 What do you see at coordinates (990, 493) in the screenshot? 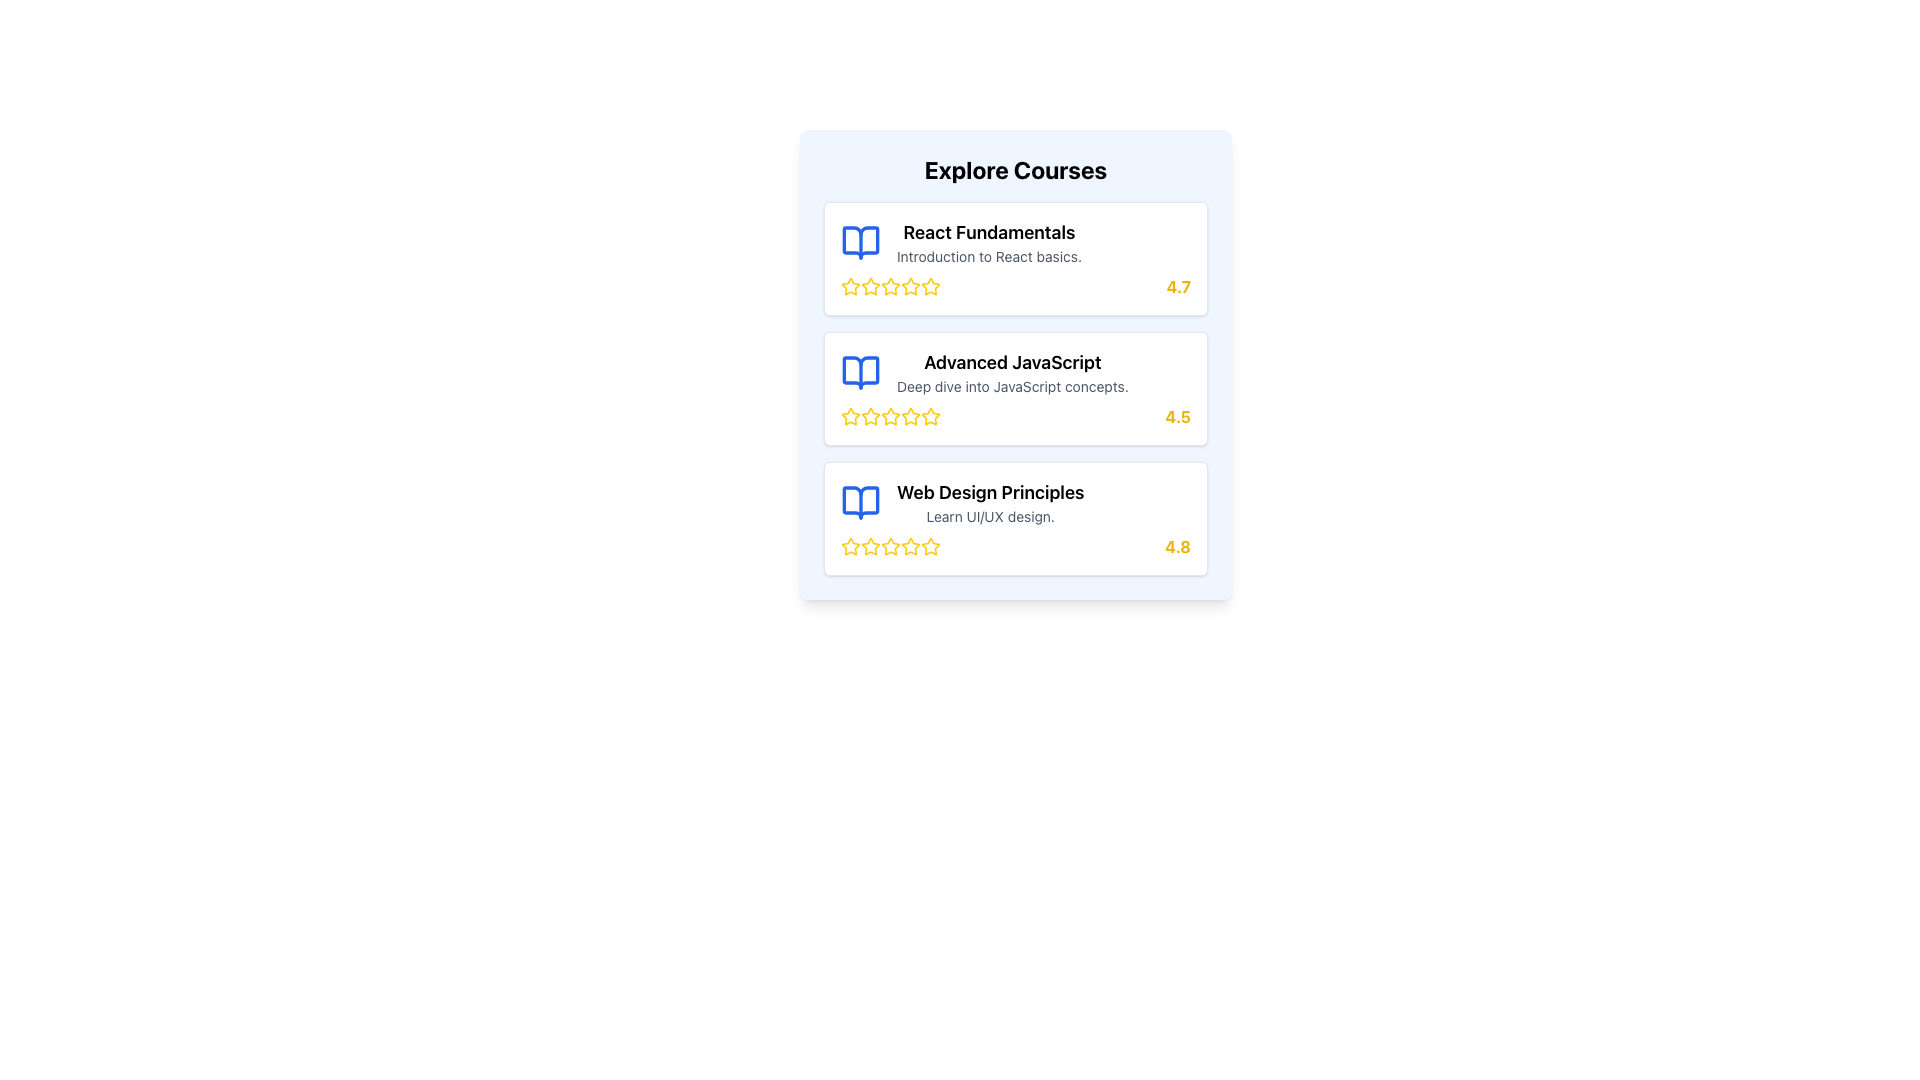
I see `text label that serves as the title of the course, located at the center of the third course card in the vertical list` at bounding box center [990, 493].